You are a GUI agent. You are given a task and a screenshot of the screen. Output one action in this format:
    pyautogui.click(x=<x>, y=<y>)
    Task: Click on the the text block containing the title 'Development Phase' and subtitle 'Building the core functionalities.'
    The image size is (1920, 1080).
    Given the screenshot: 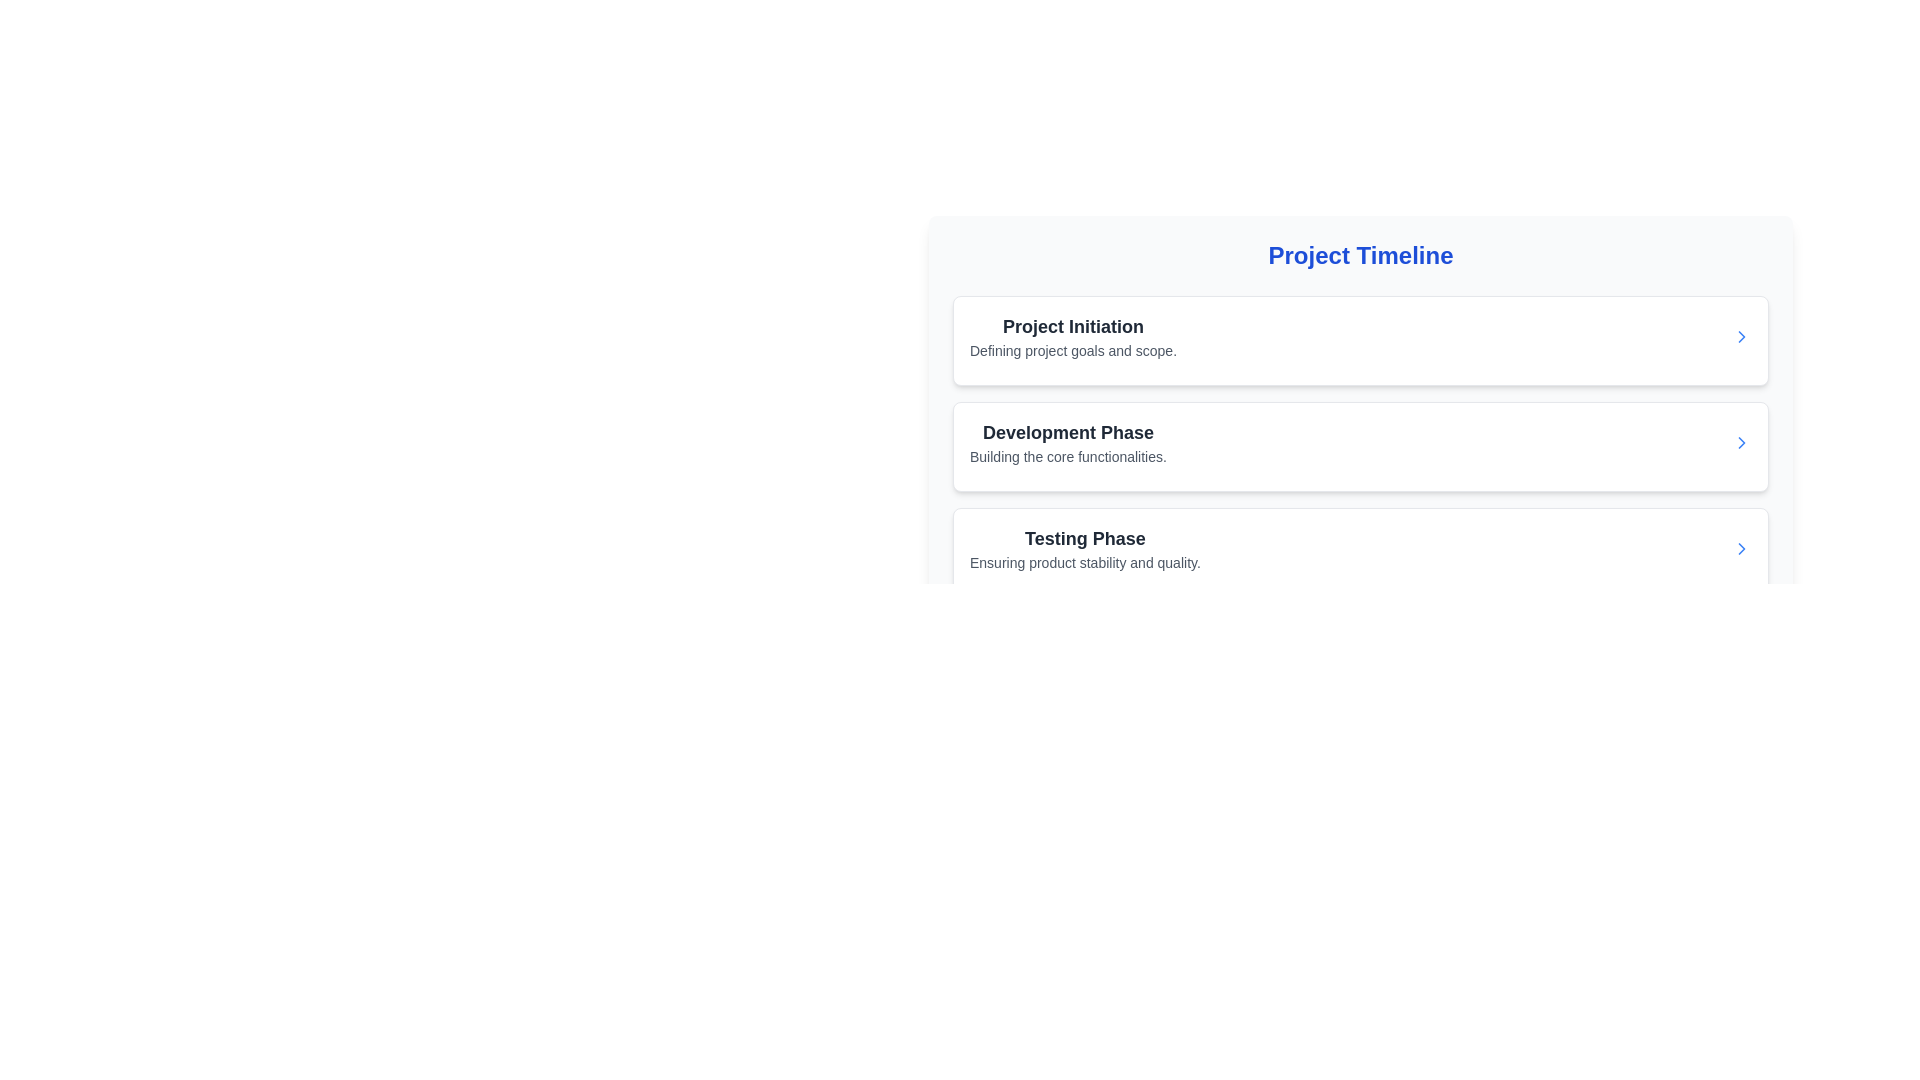 What is the action you would take?
    pyautogui.click(x=1067, y=442)
    